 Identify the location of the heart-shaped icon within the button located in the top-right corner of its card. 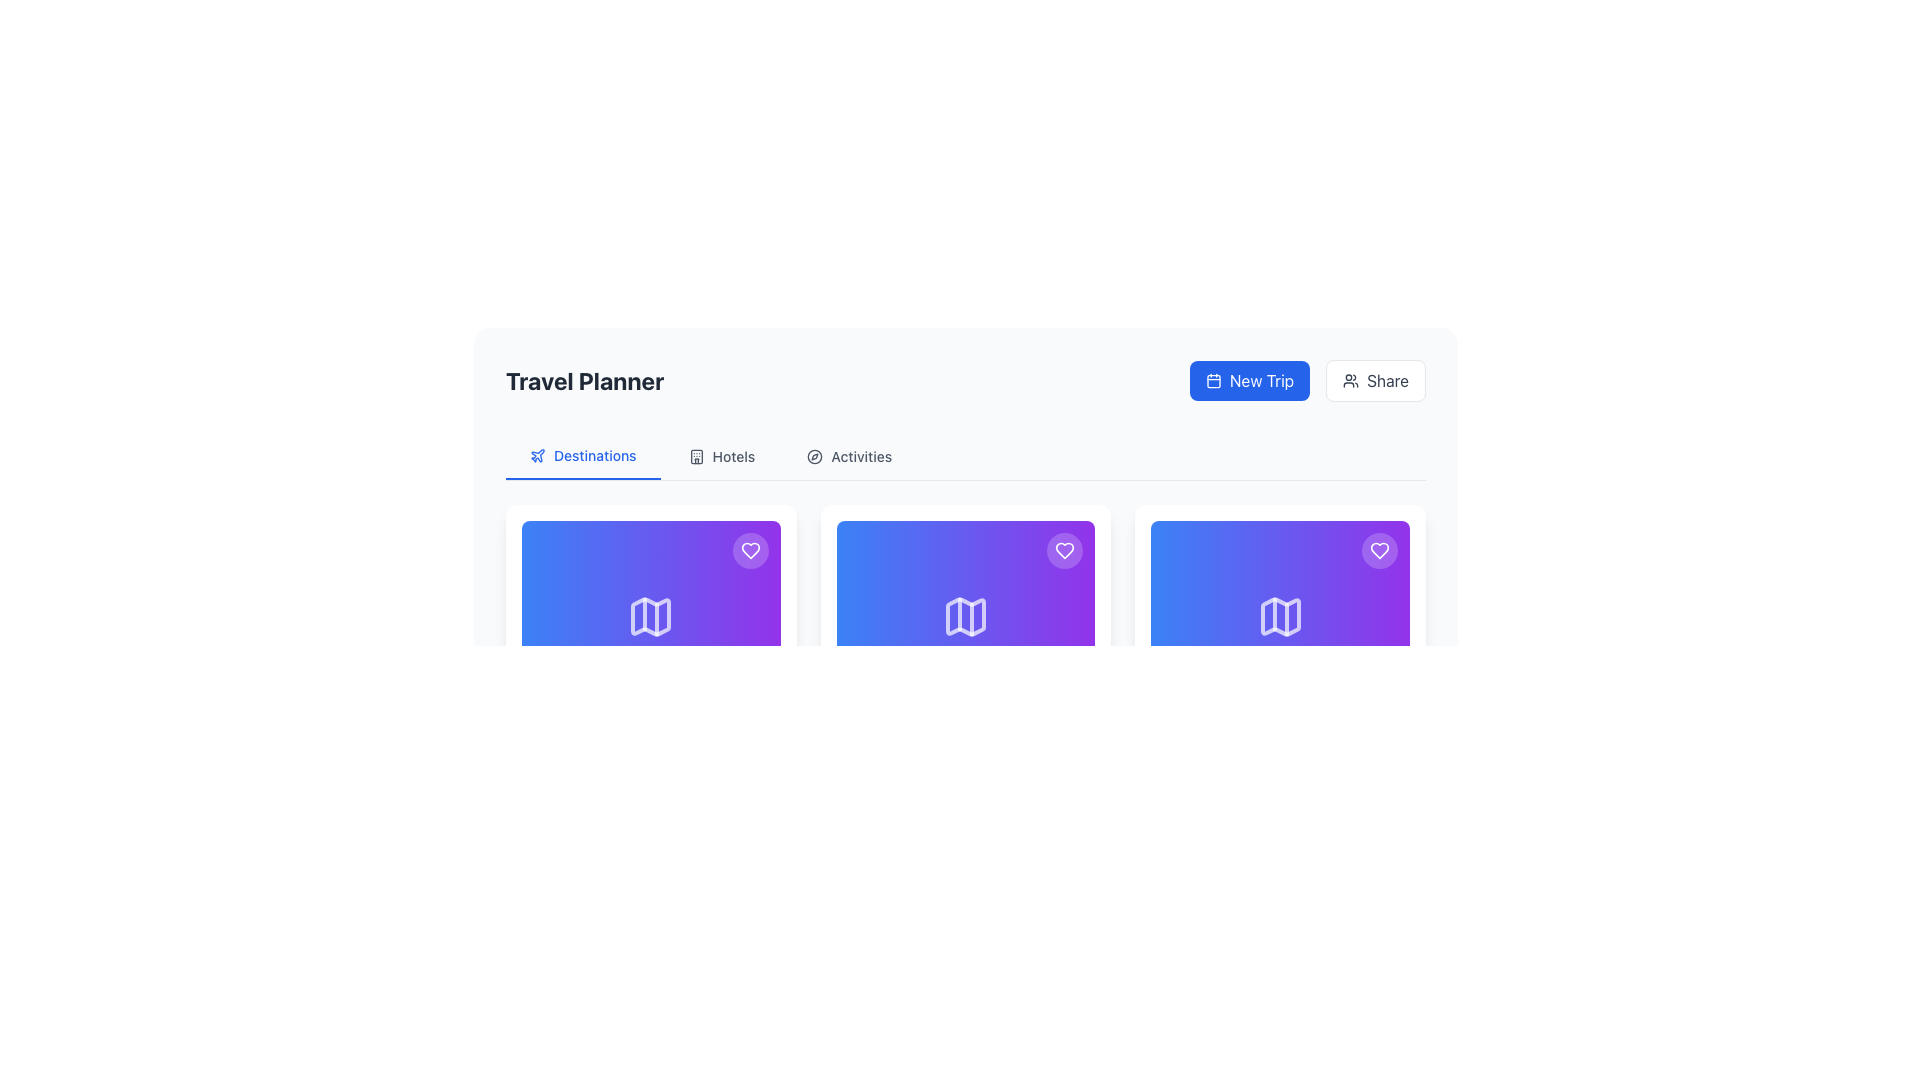
(749, 551).